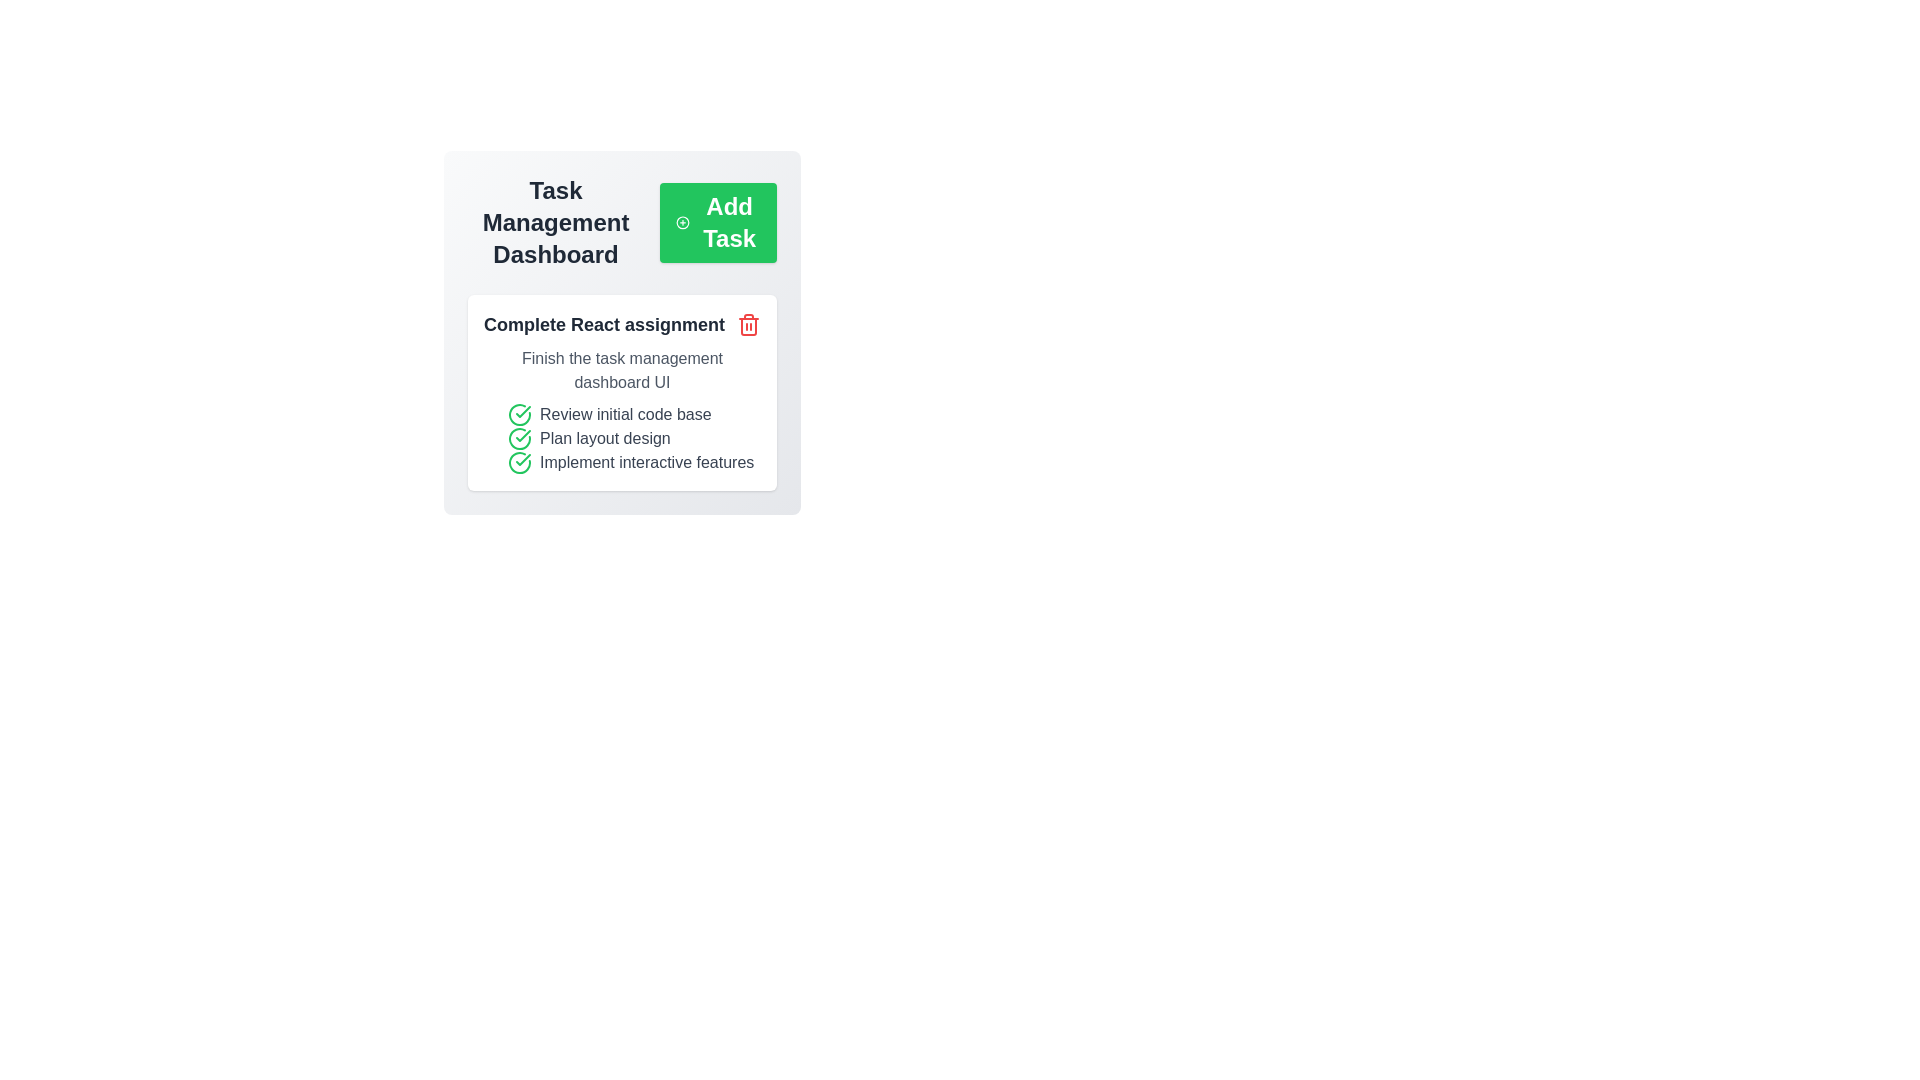 The width and height of the screenshot is (1920, 1080). I want to click on the SVG Circle Element representing a plus symbol inside a circle, located to the right of the green 'Add Task' button, so click(683, 223).